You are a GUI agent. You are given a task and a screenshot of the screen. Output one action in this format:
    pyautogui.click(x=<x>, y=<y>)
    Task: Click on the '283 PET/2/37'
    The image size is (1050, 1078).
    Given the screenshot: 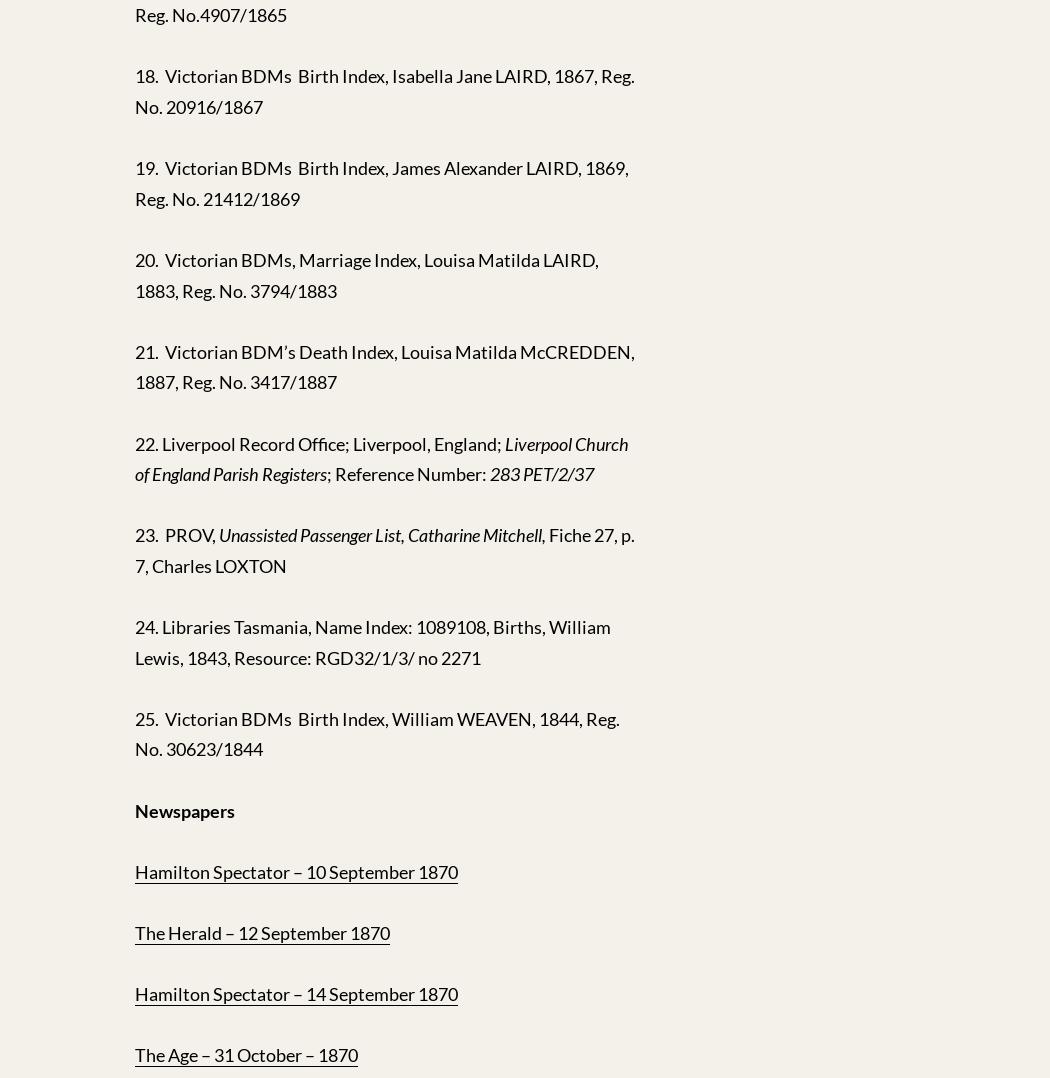 What is the action you would take?
    pyautogui.click(x=489, y=472)
    